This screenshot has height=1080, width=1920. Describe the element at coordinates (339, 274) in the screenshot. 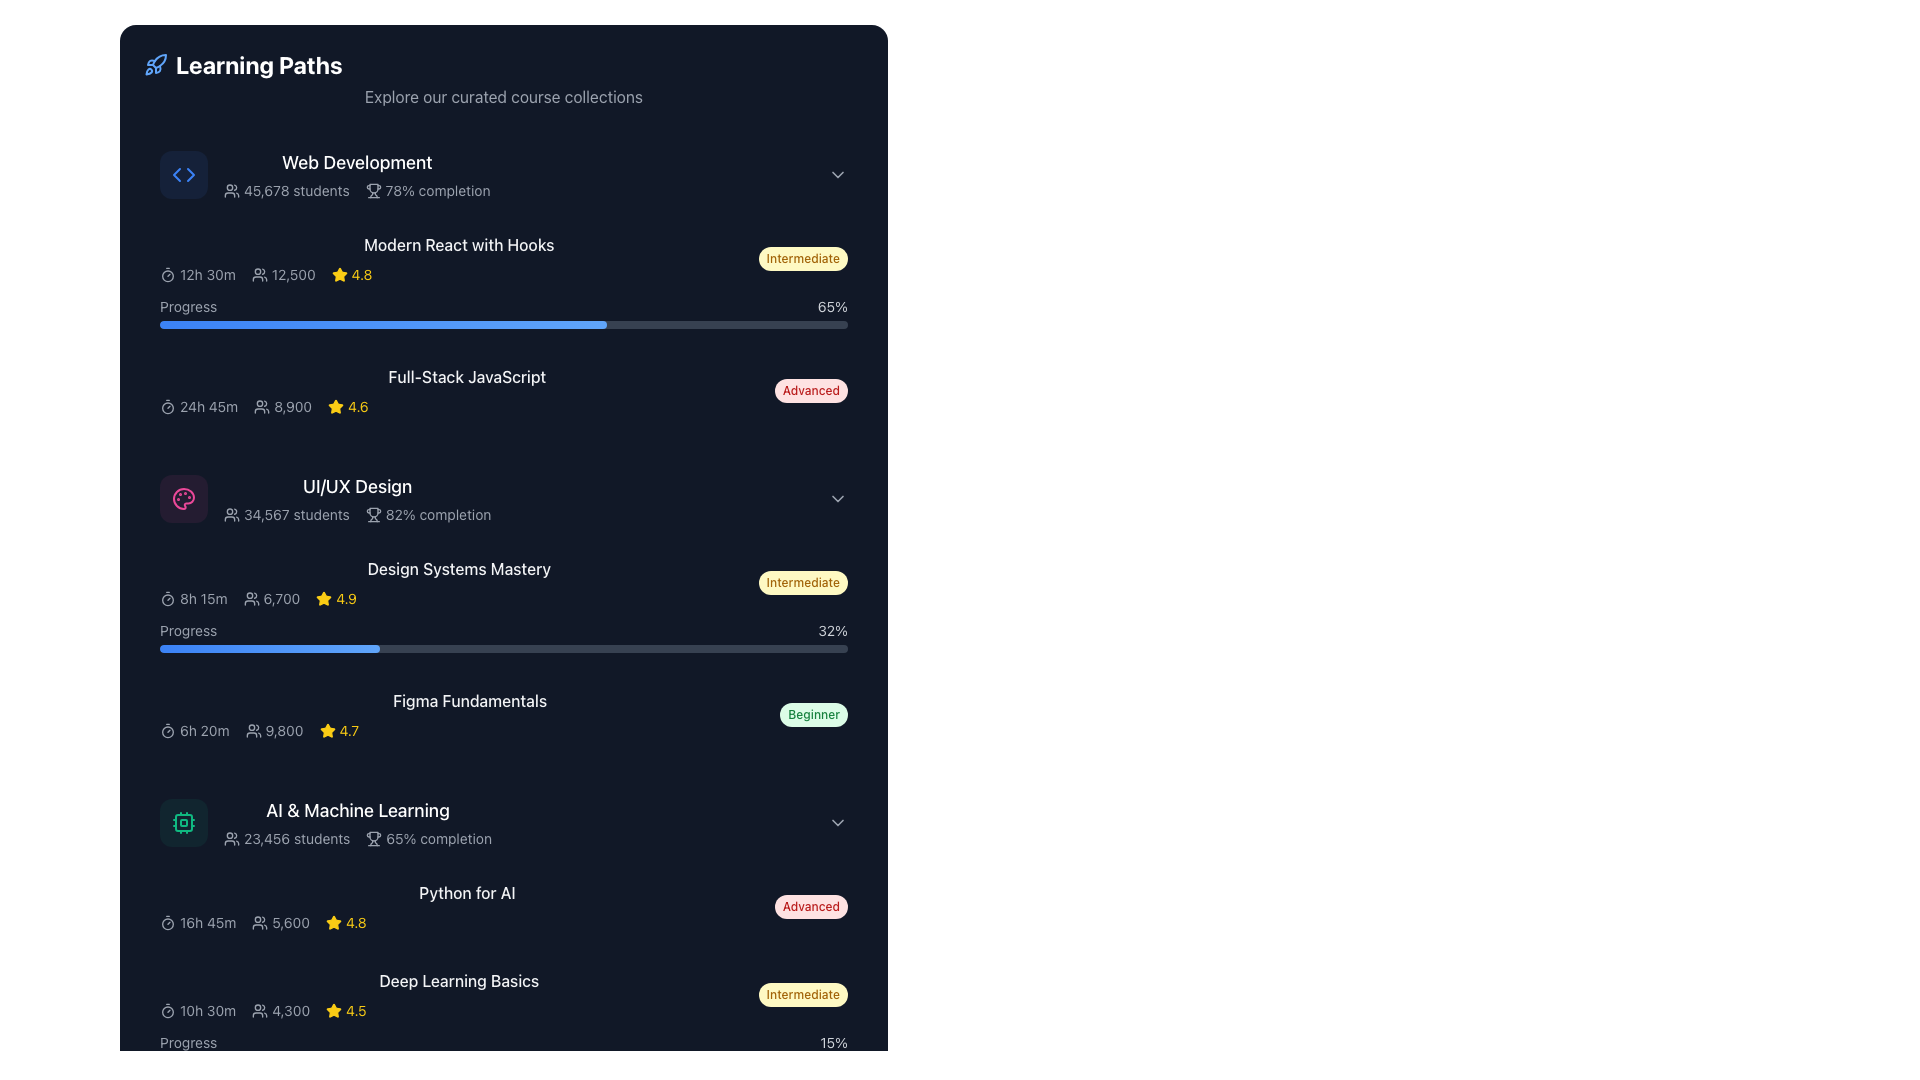

I see `the gold-colored star icon that signifies a rating system, located next to the numerical rating score (4.8) in the 'Modern React with Hooks' course section` at that location.